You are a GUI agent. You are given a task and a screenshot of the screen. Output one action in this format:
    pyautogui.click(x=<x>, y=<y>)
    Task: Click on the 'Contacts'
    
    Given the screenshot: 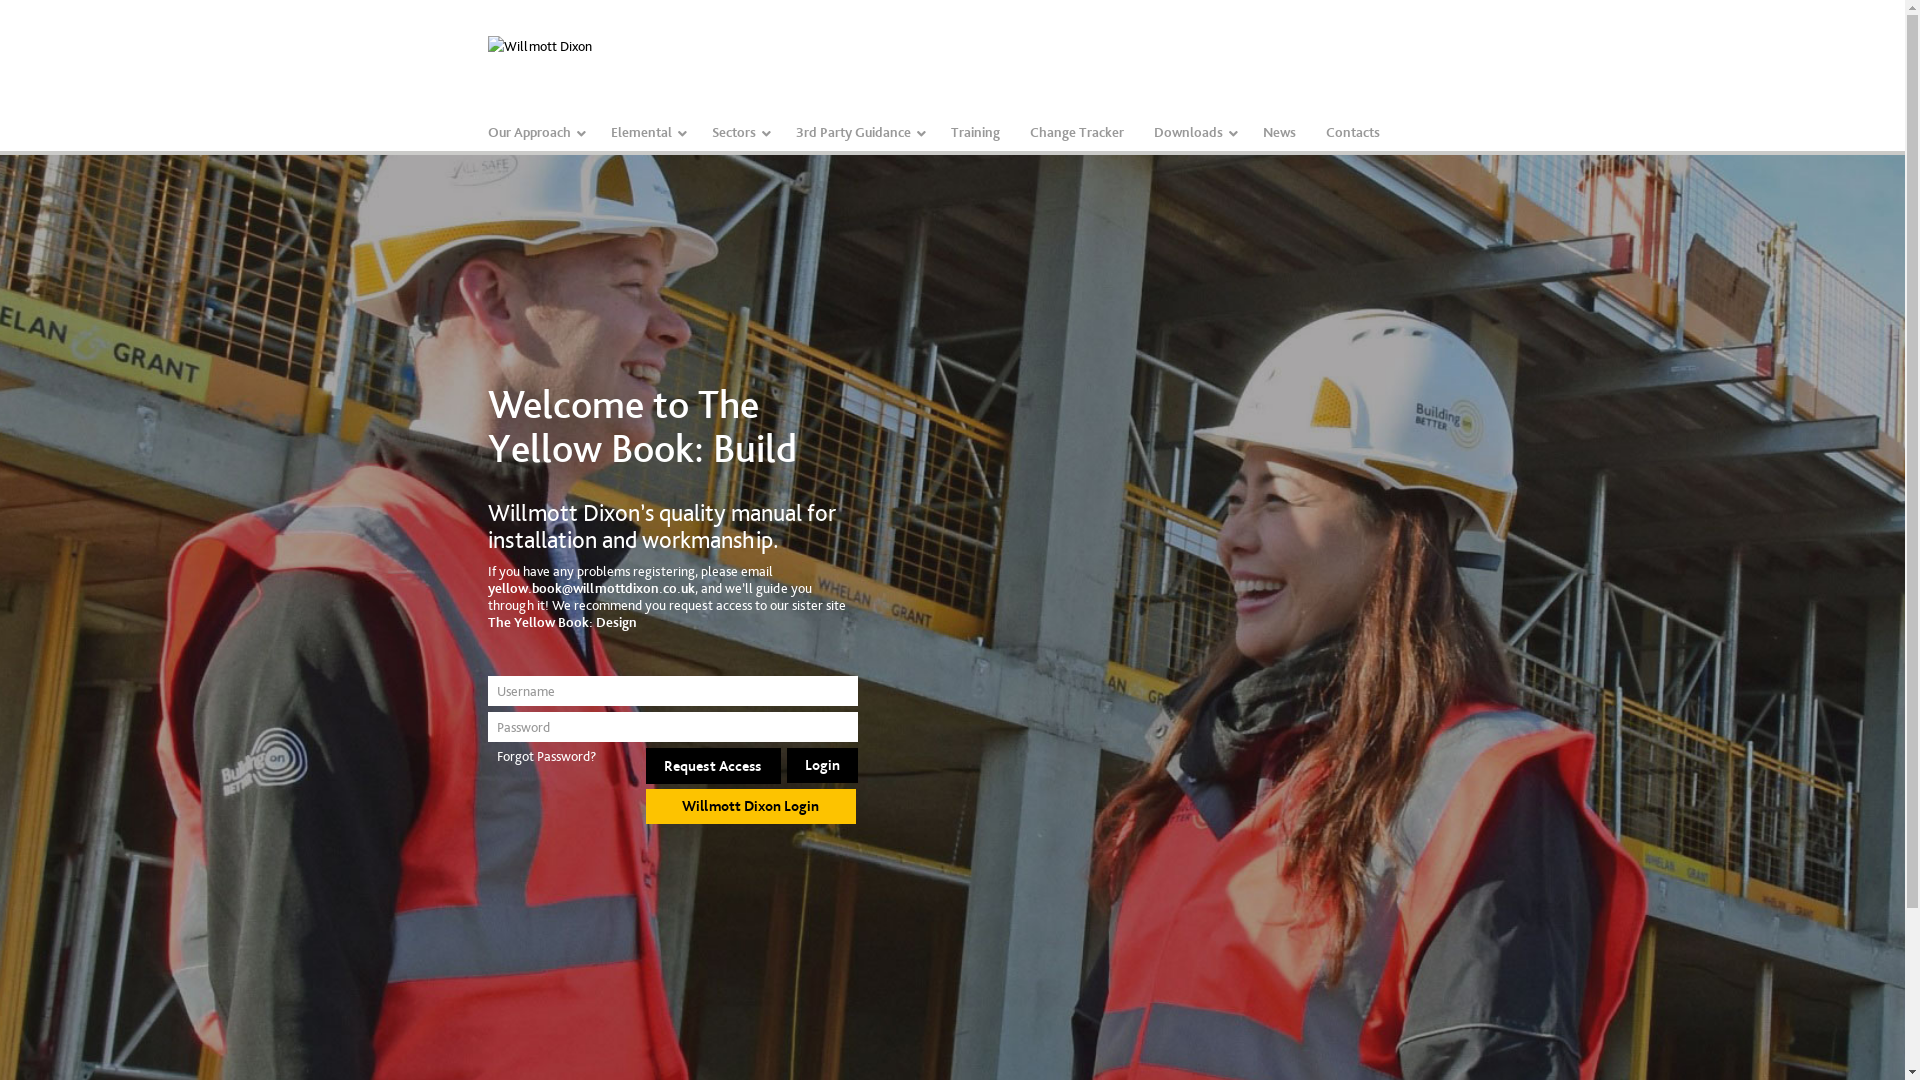 What is the action you would take?
    pyautogui.click(x=1352, y=132)
    